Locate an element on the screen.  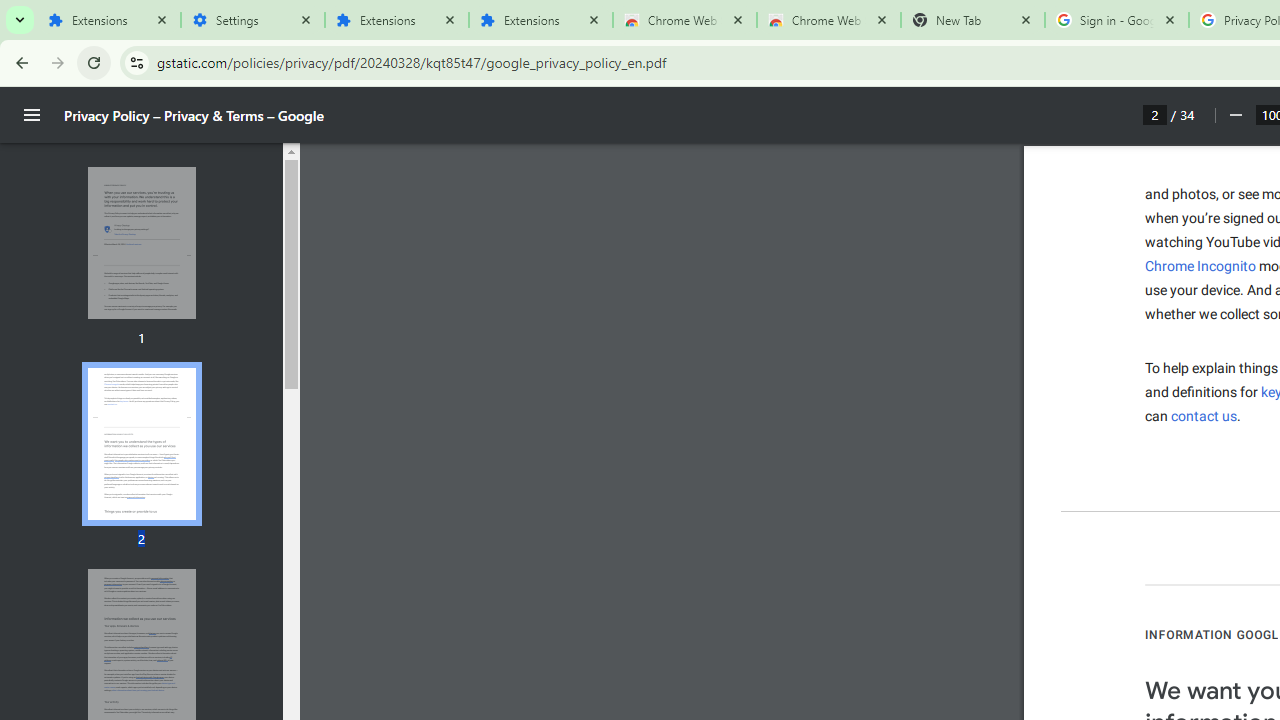
'Extensions' is located at coordinates (540, 20).